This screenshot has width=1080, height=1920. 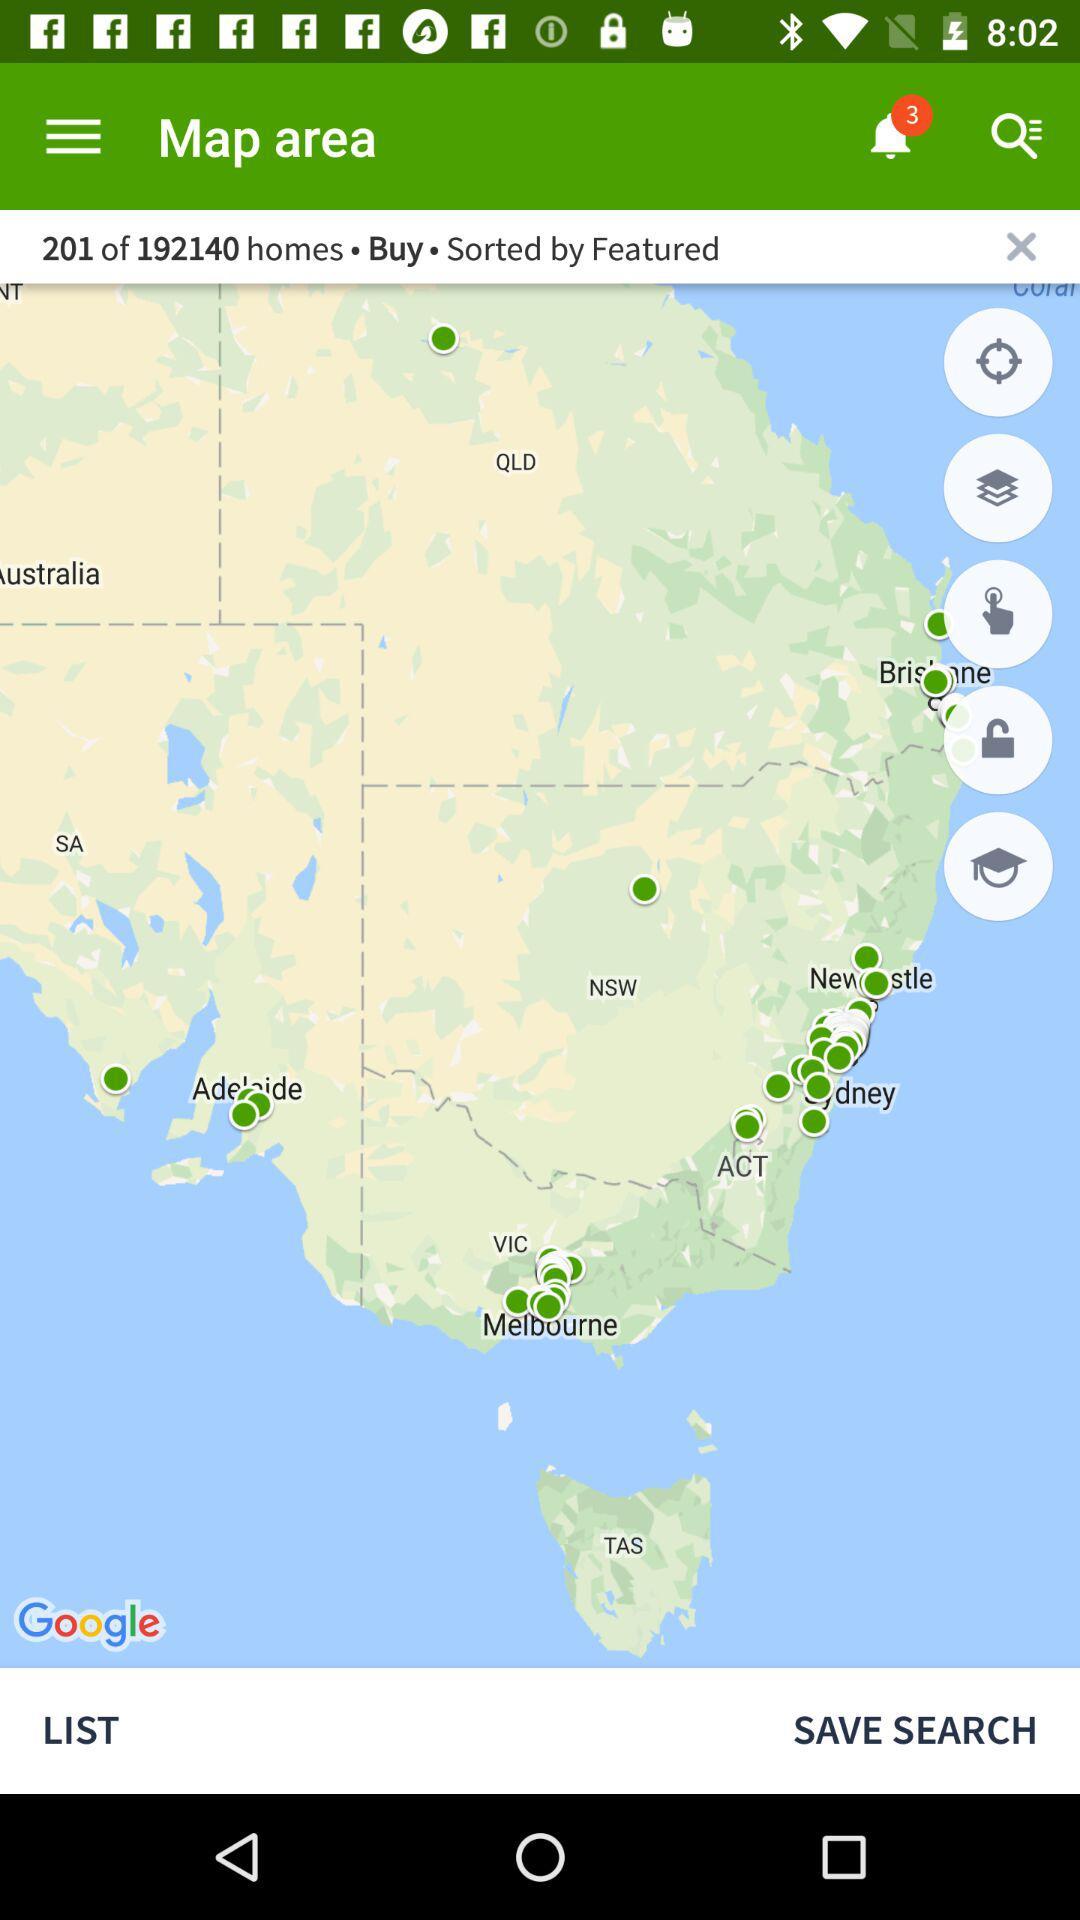 What do you see at coordinates (375, 1730) in the screenshot?
I see `icon to the left of save search icon` at bounding box center [375, 1730].